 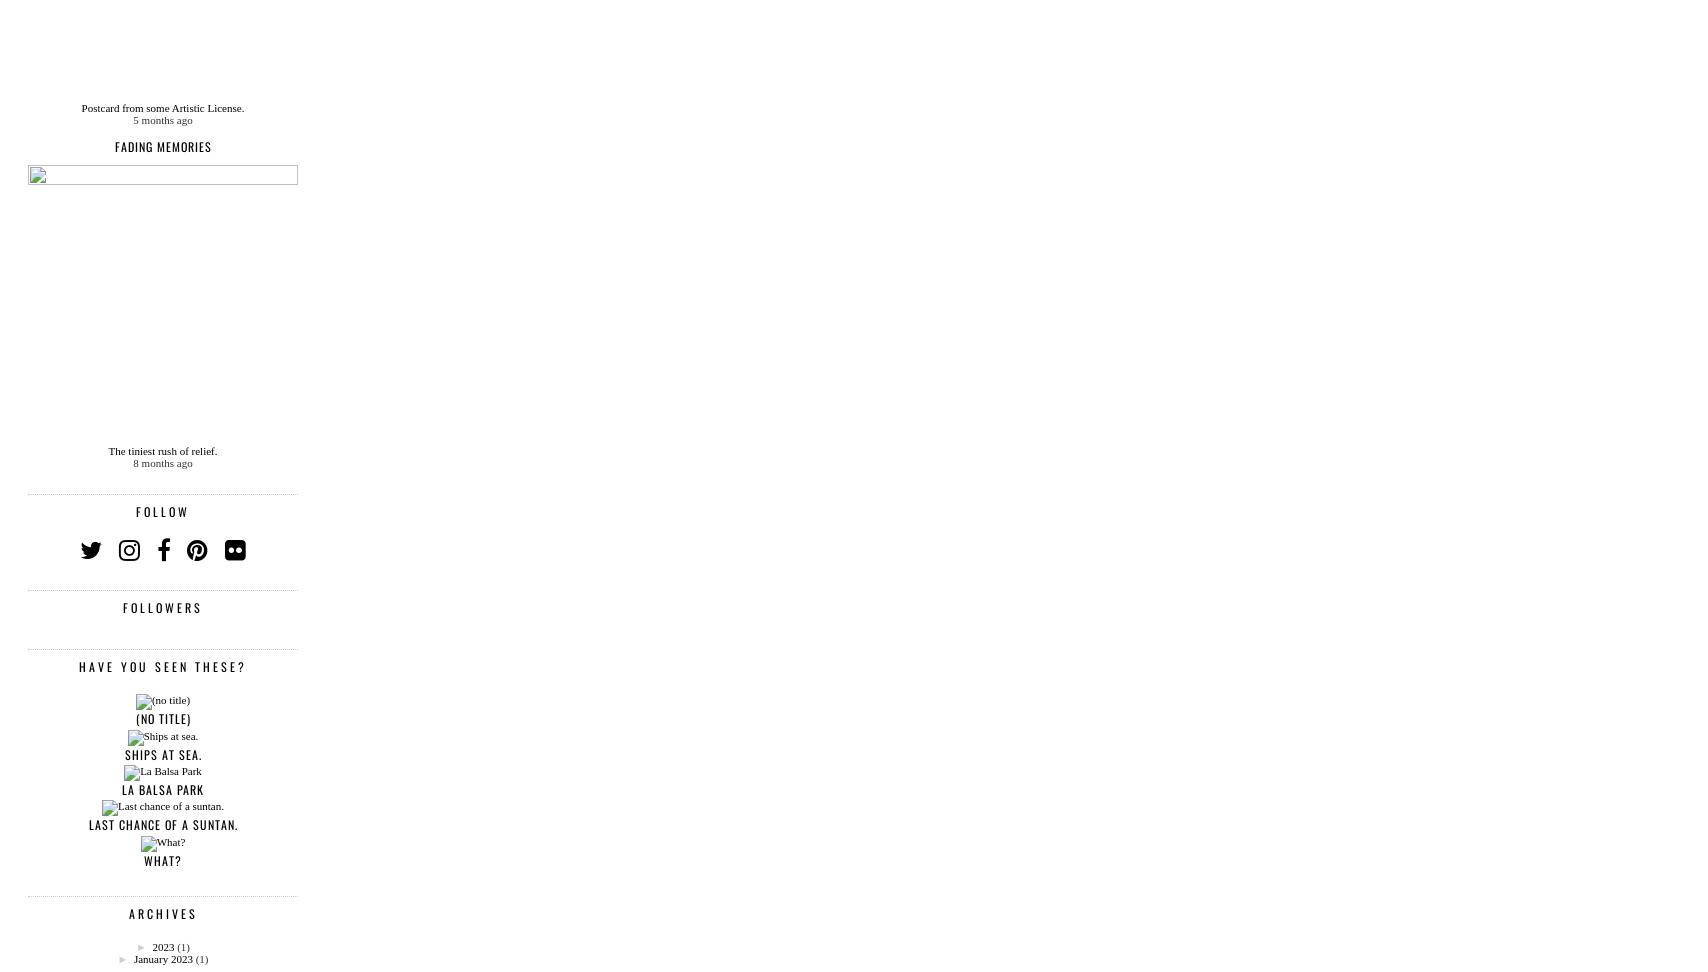 What do you see at coordinates (162, 146) in the screenshot?
I see `'Fading Memories'` at bounding box center [162, 146].